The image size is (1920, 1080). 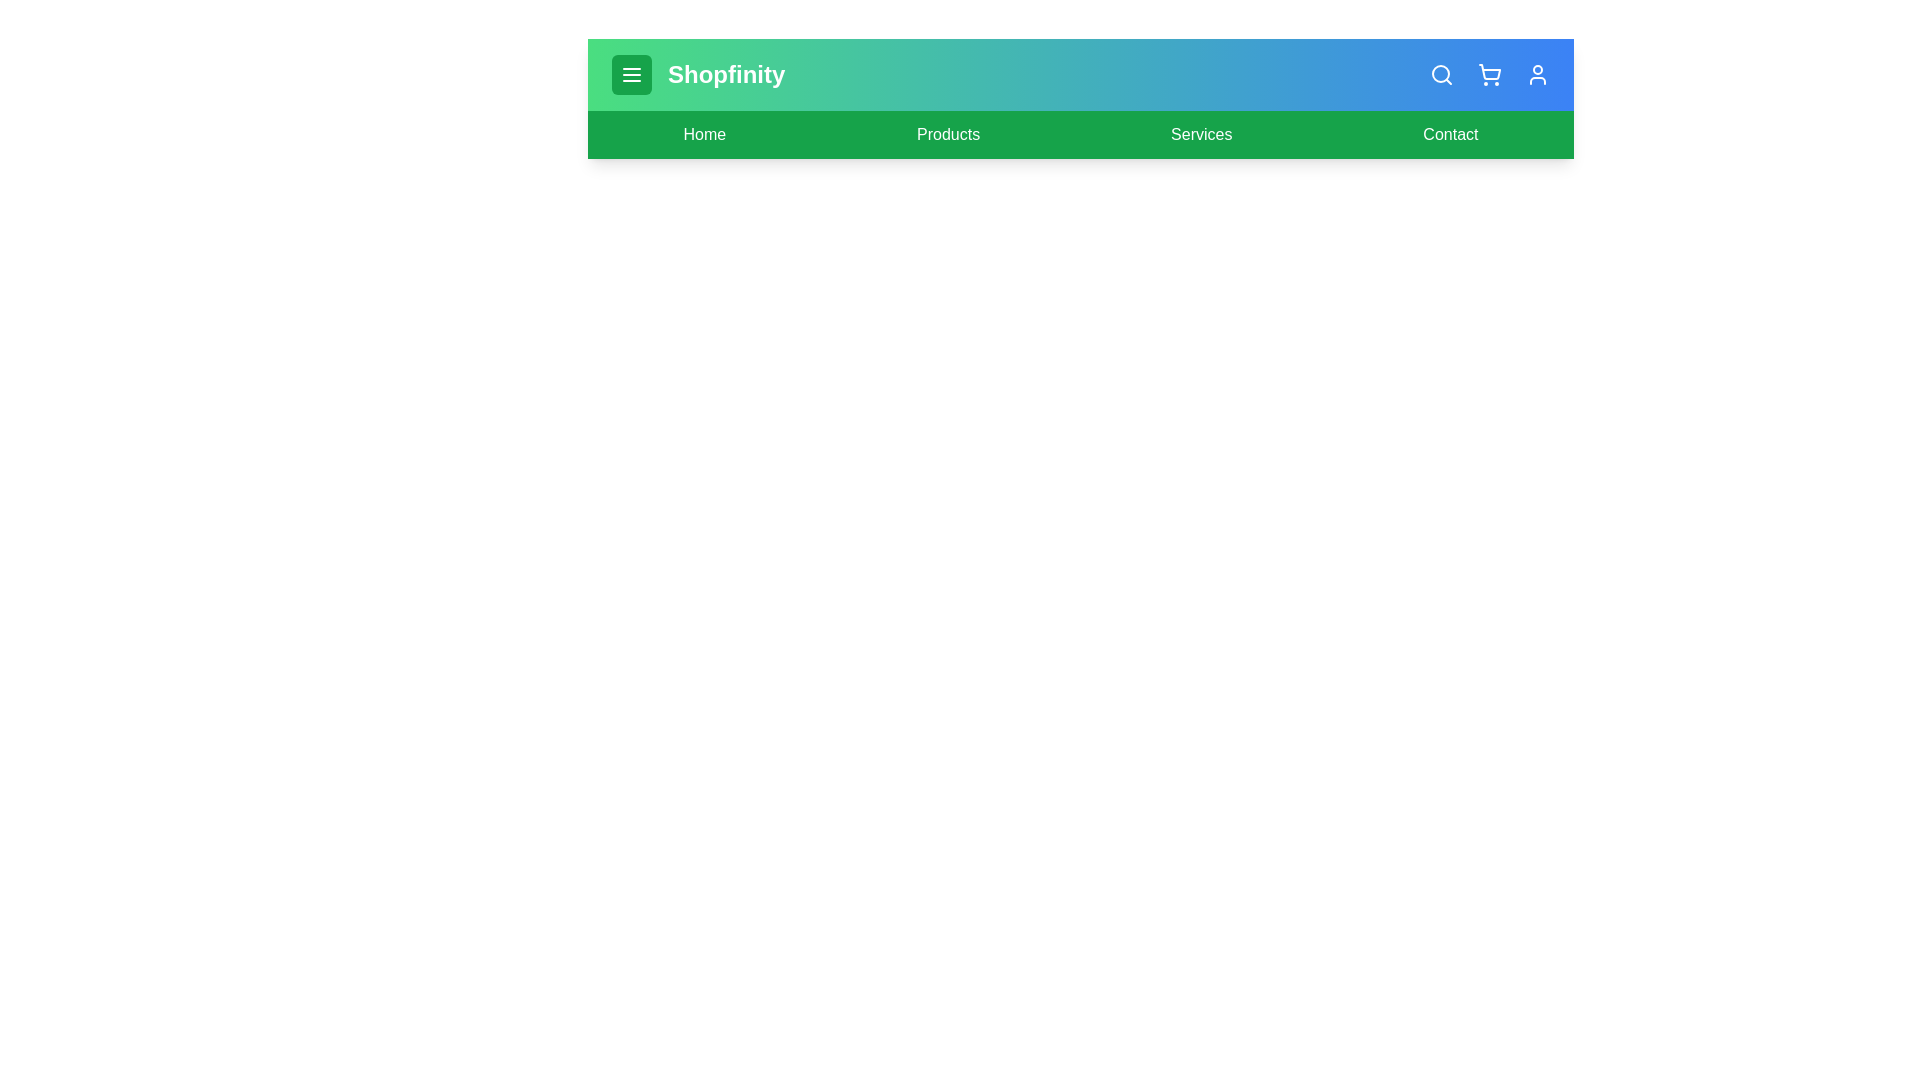 I want to click on the shopping_cart_icon to observe its hover effect, so click(x=1489, y=73).